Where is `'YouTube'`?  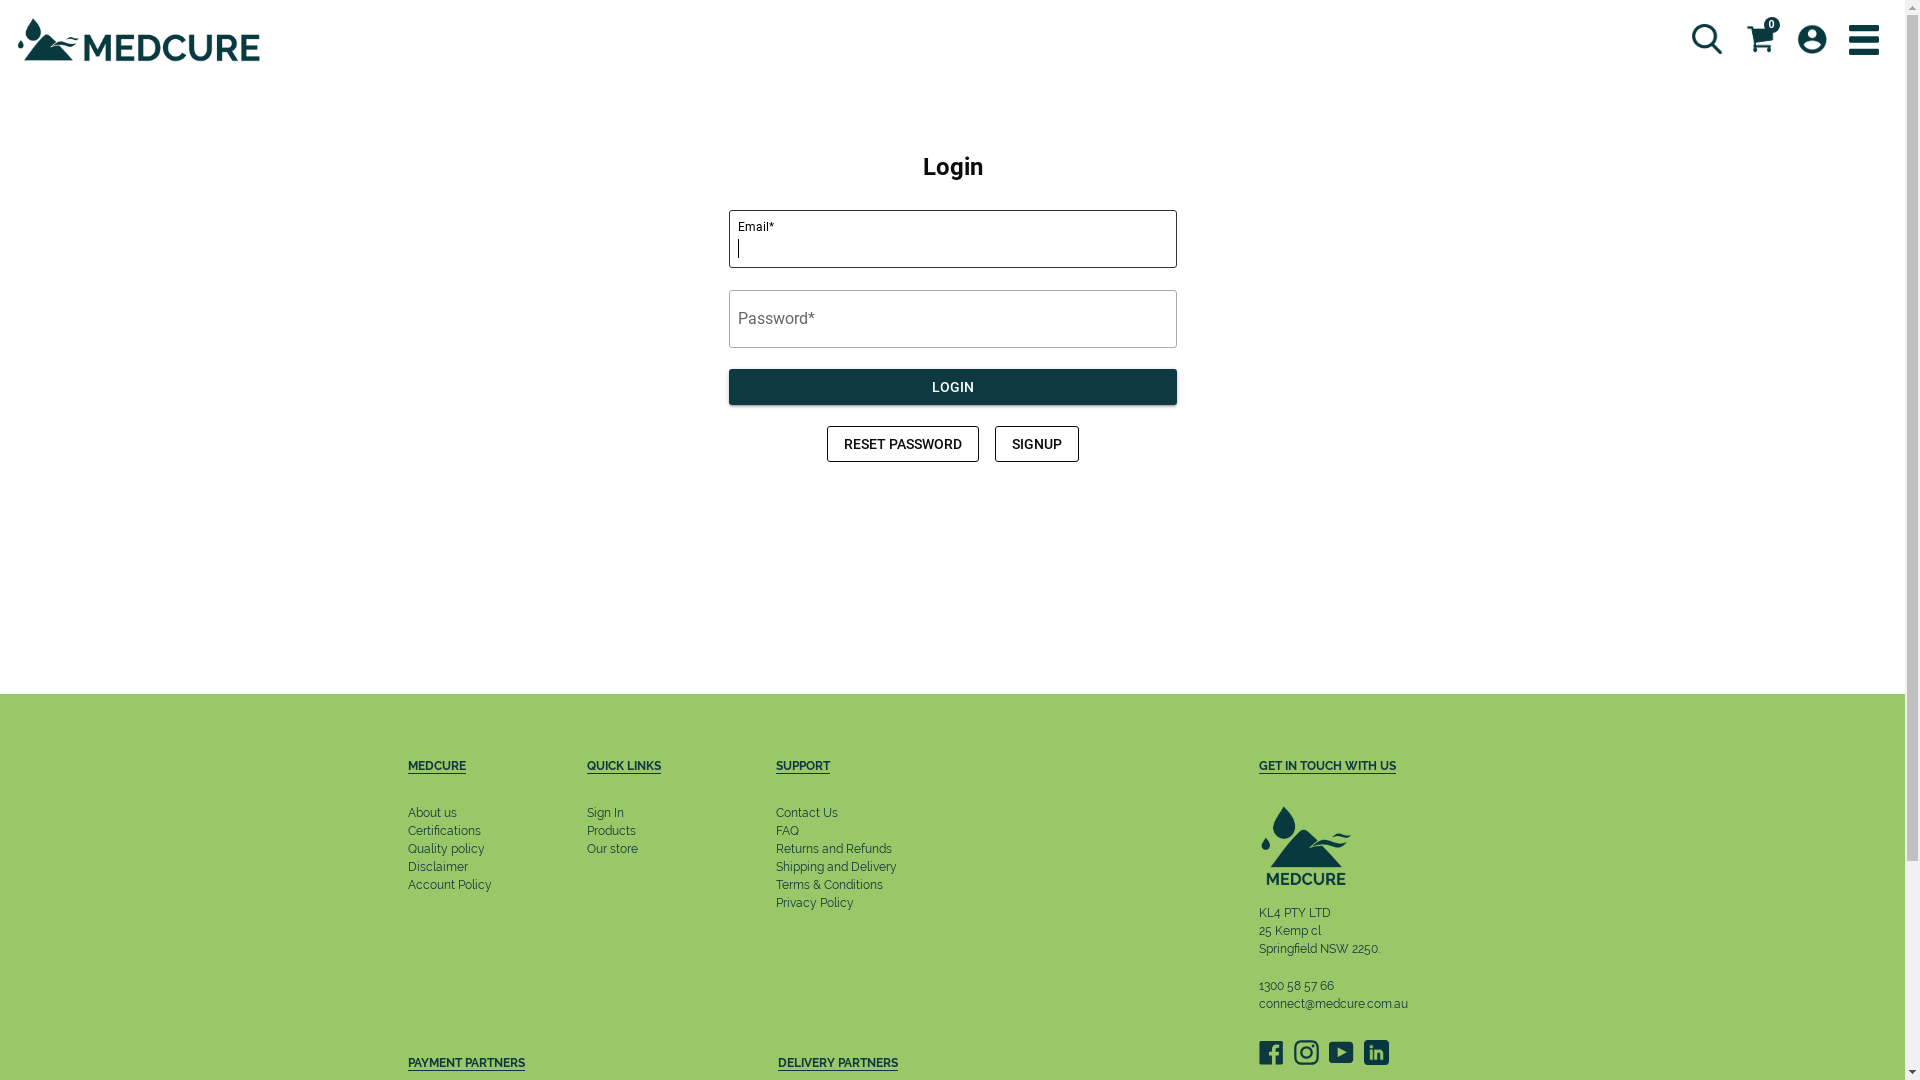 'YouTube' is located at coordinates (1340, 1051).